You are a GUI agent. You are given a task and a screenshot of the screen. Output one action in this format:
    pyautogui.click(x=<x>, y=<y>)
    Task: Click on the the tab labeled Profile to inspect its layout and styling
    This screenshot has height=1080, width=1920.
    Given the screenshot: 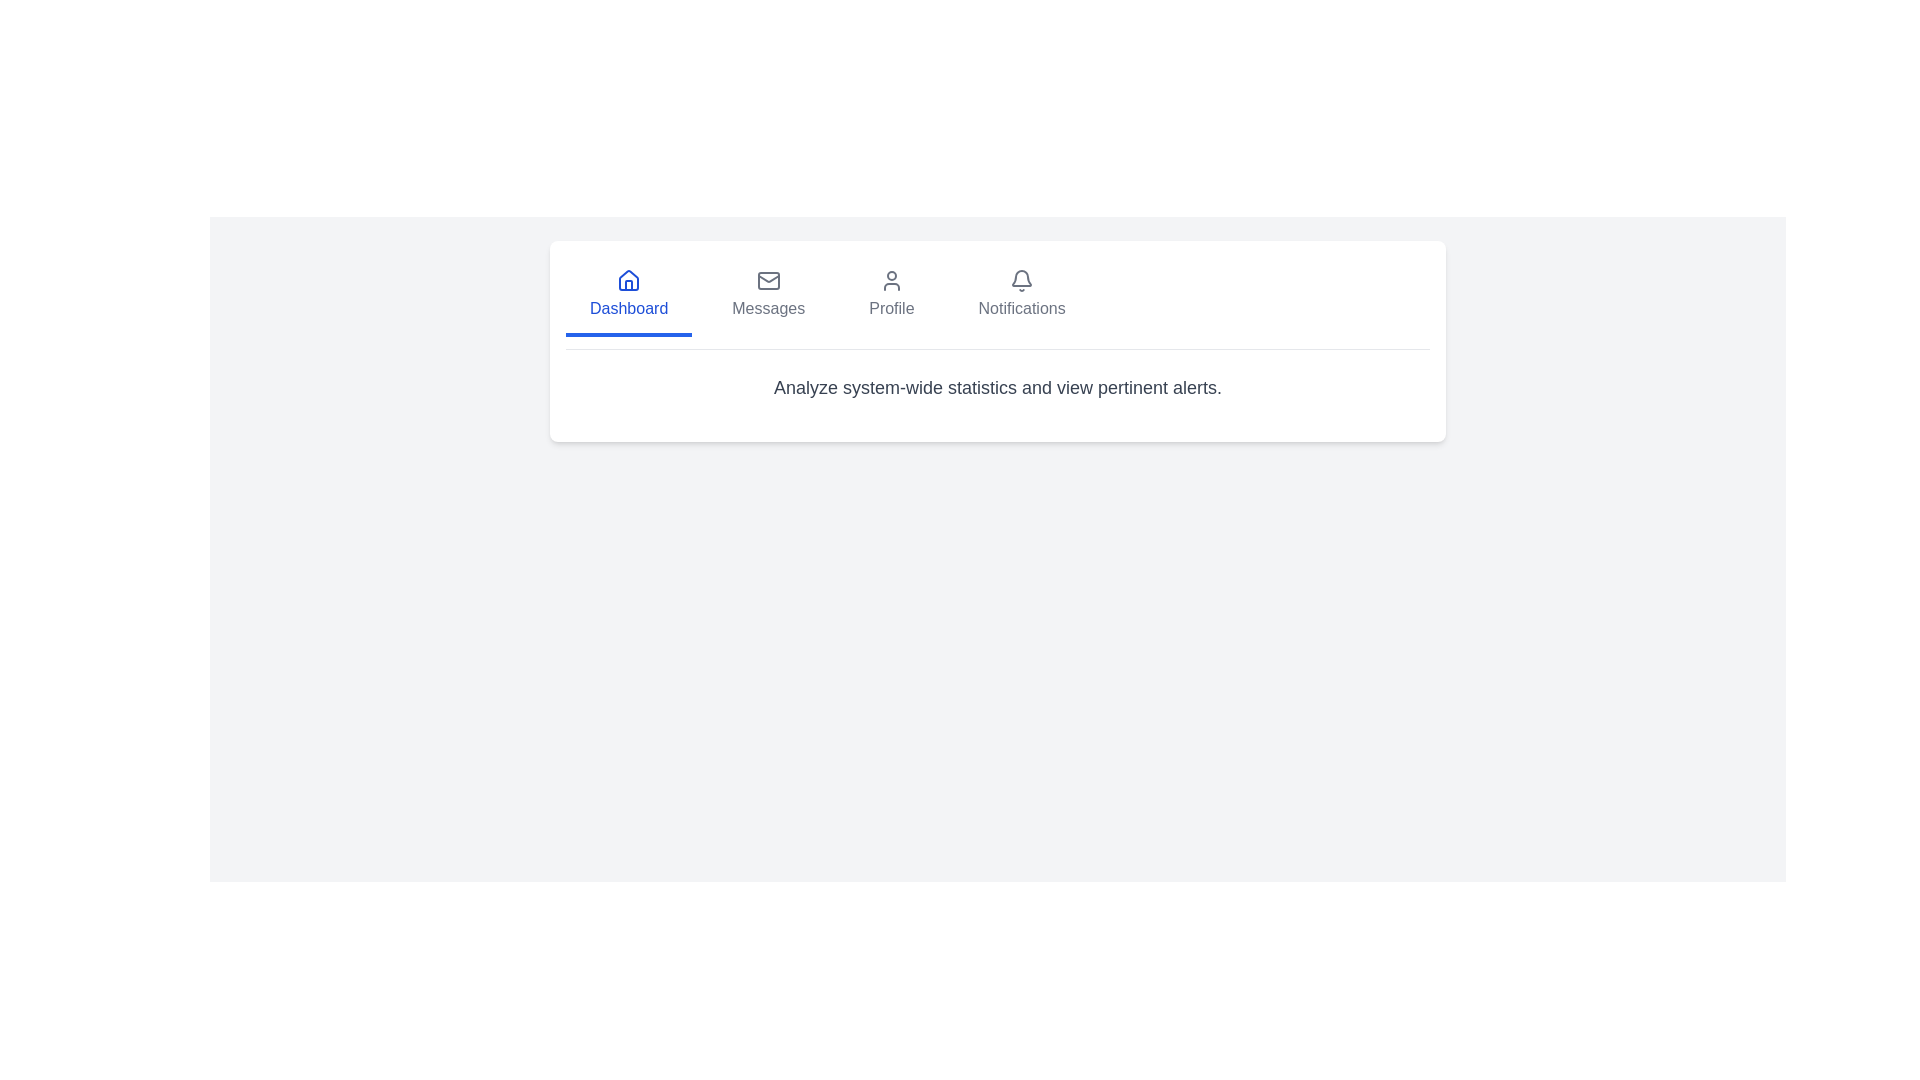 What is the action you would take?
    pyautogui.click(x=890, y=297)
    